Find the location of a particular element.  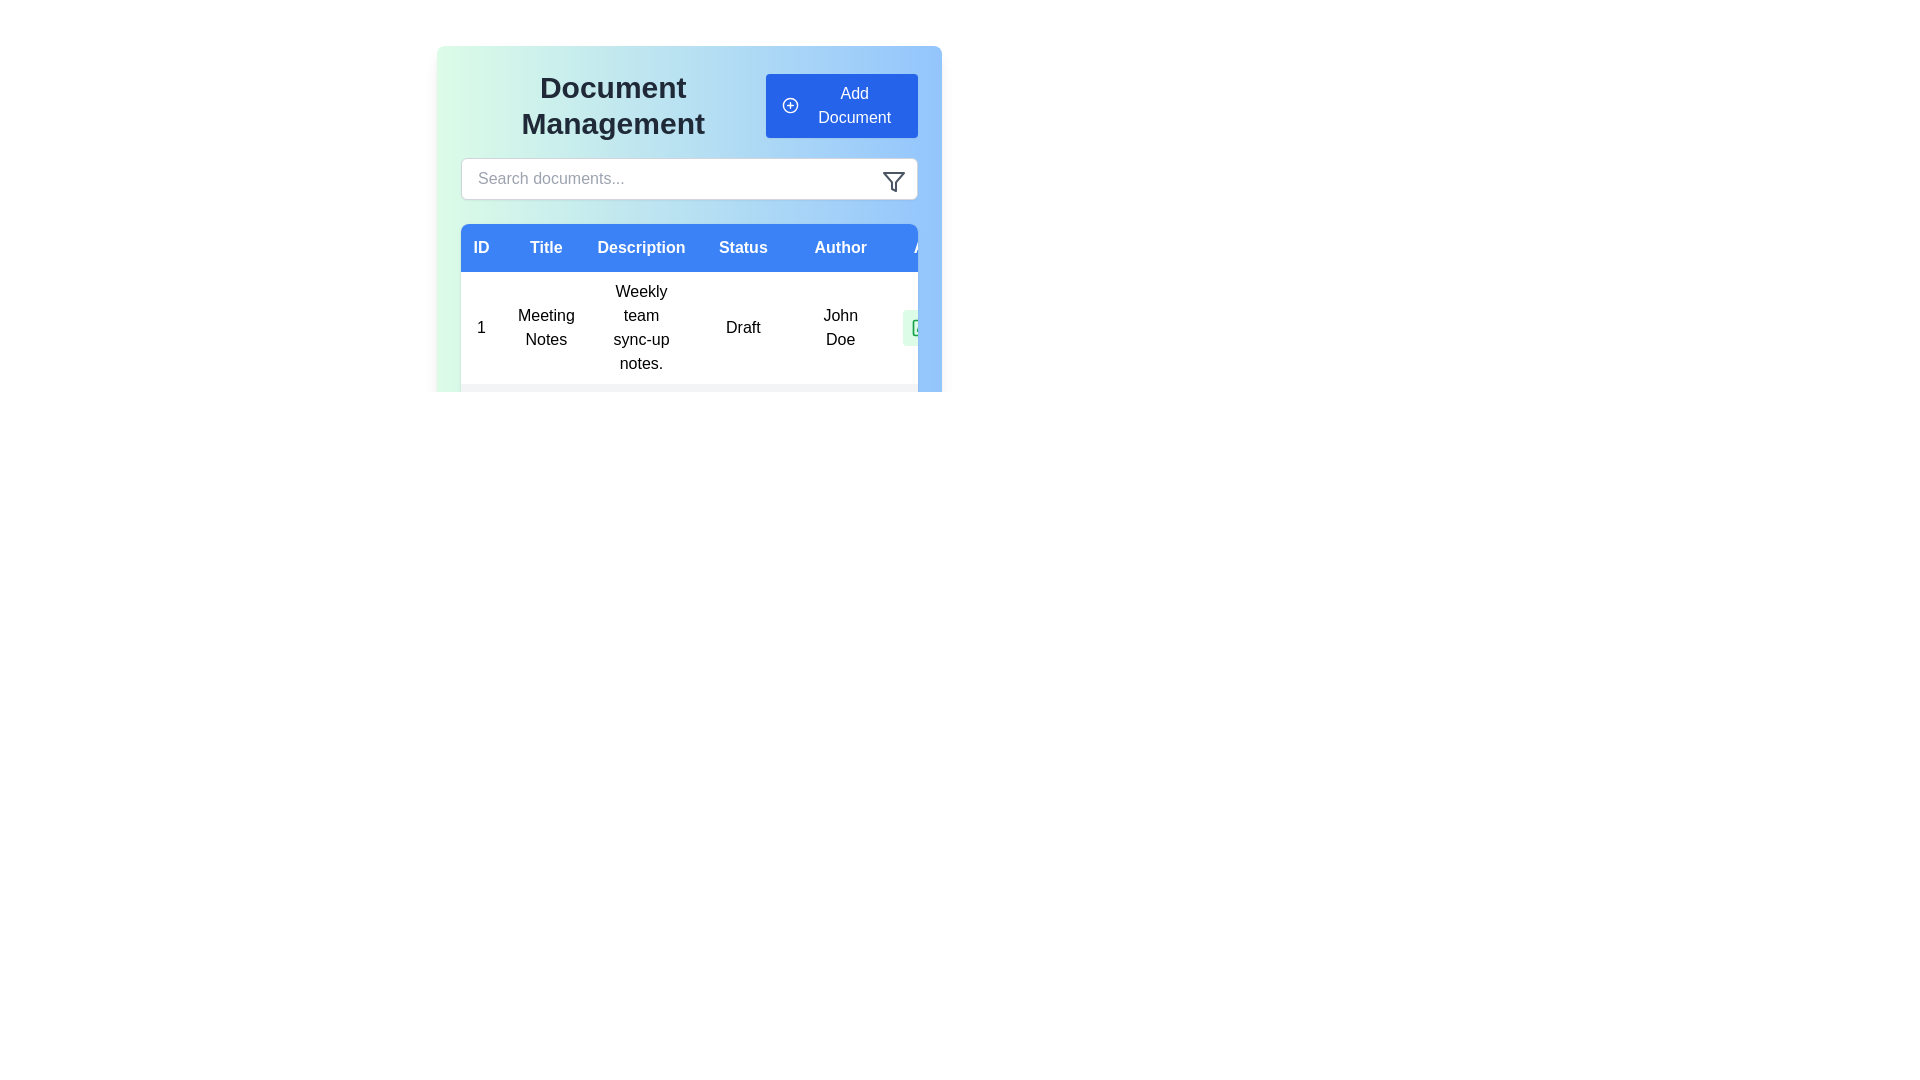

the icon button located in the first row of the data table, aligned to the far-right side after the 'Author' column, to initiate an edit operation on the document 'Meeting Notes' is located at coordinates (920, 326).